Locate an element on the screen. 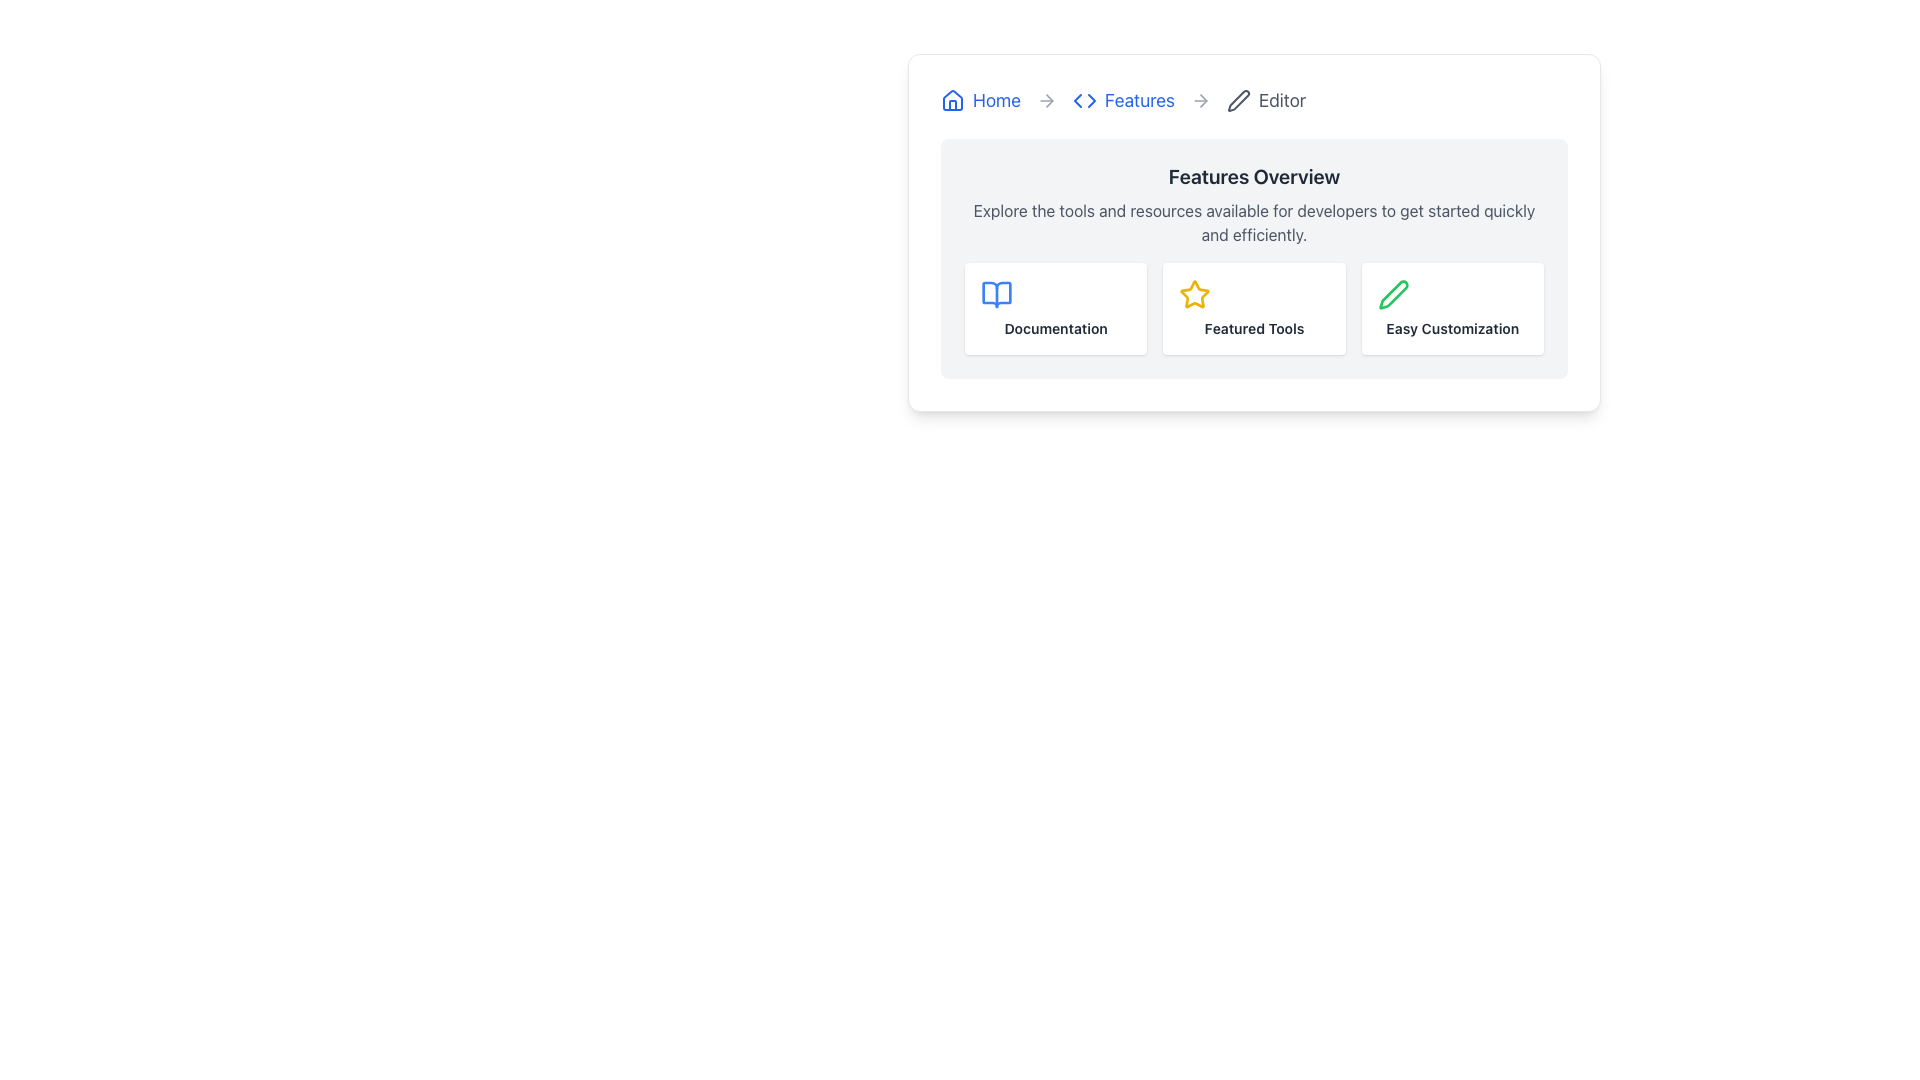 This screenshot has height=1080, width=1920. the 'Featured Tools' text label, which is styled in bold gray font and centrally aligned within a card layout, positioned below a yellow star icon is located at coordinates (1253, 327).